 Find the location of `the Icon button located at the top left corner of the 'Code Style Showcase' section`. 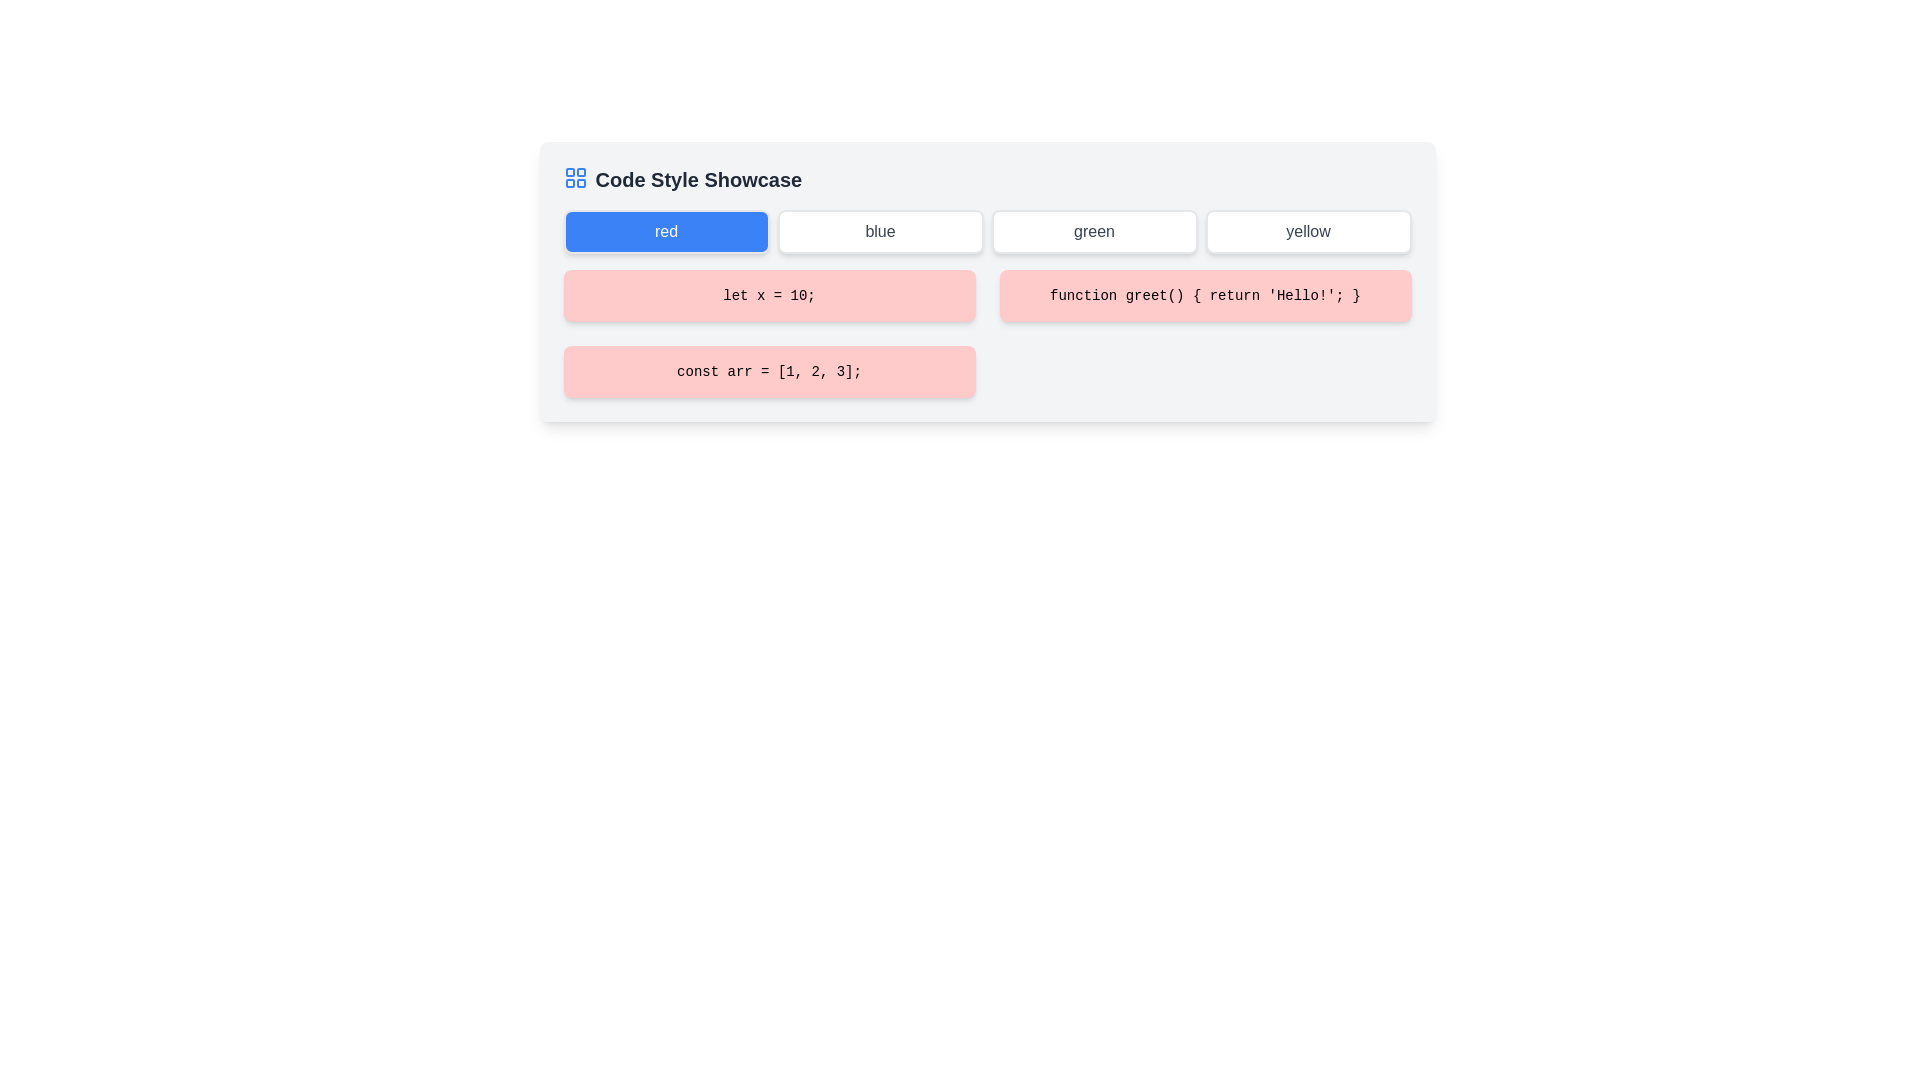

the Icon button located at the top left corner of the 'Code Style Showcase' section is located at coordinates (574, 176).